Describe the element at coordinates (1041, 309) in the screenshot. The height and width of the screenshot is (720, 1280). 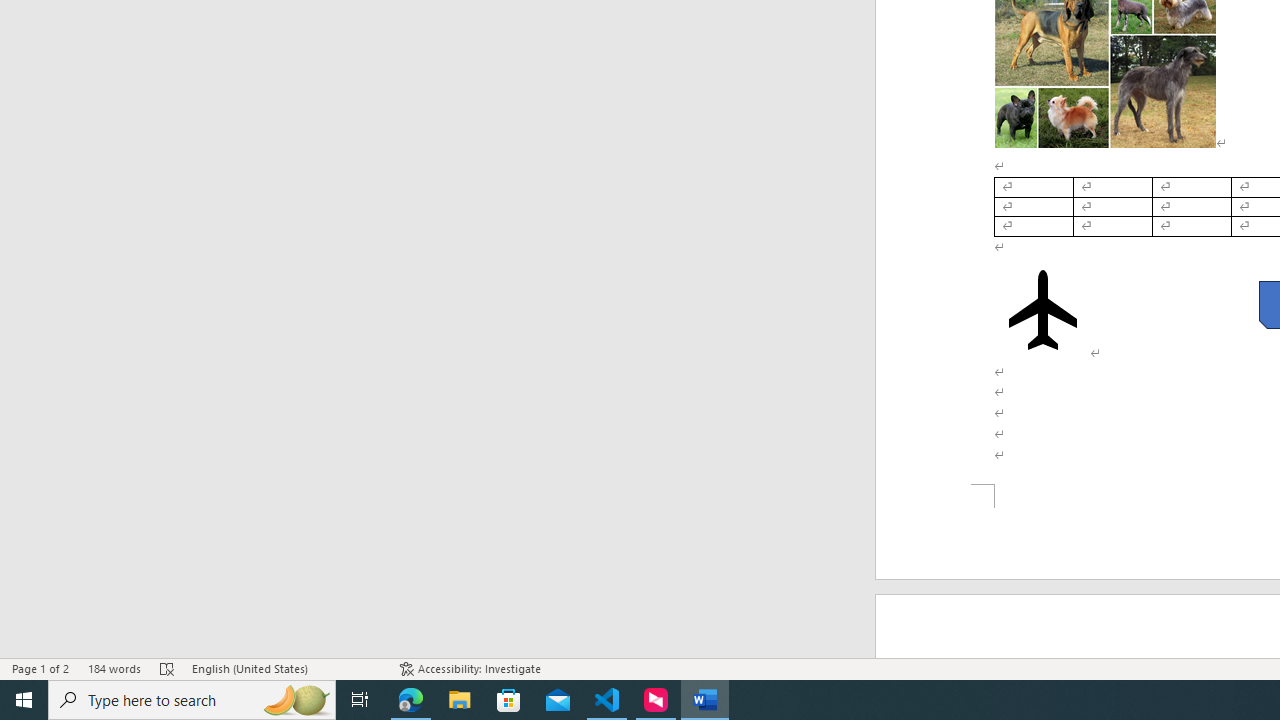
I see `'Airplane with solid fill'` at that location.